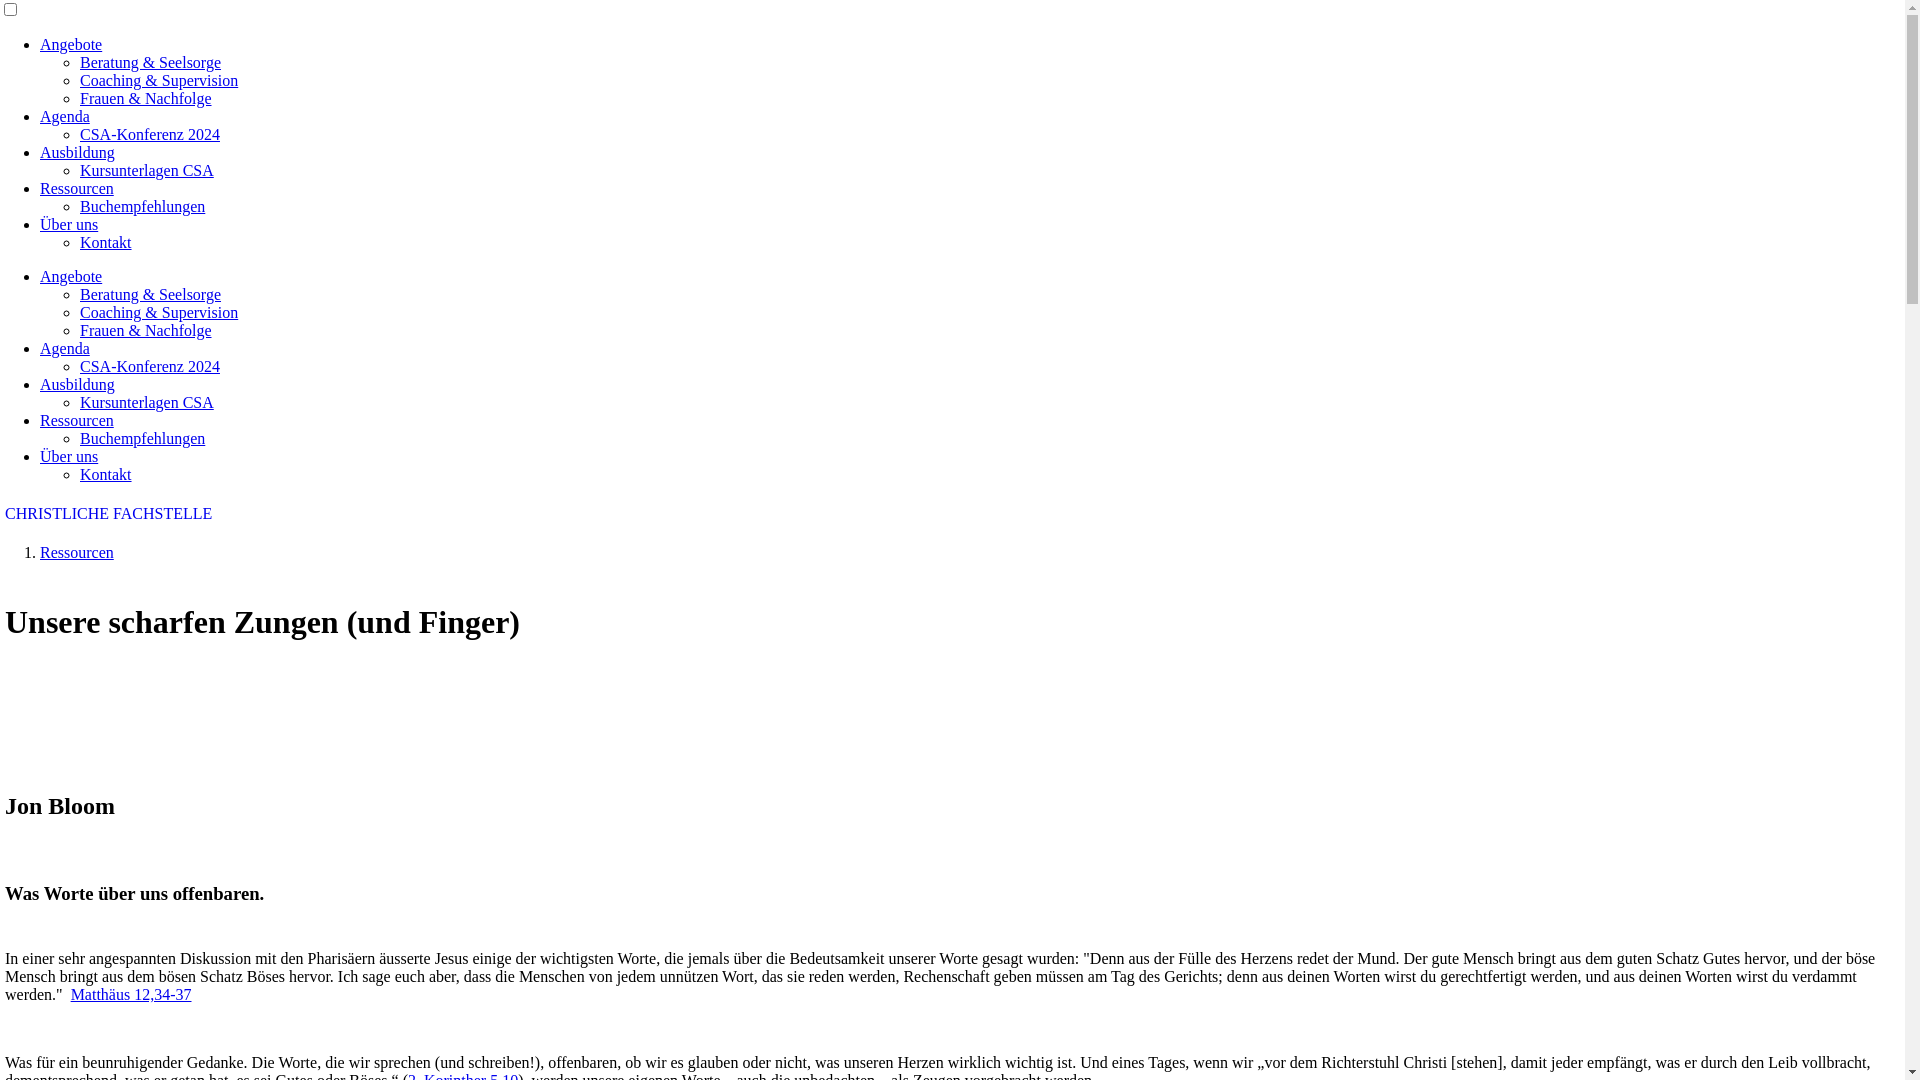 The height and width of the screenshot is (1080, 1920). I want to click on 'Kursunterlagen CSA', so click(146, 169).